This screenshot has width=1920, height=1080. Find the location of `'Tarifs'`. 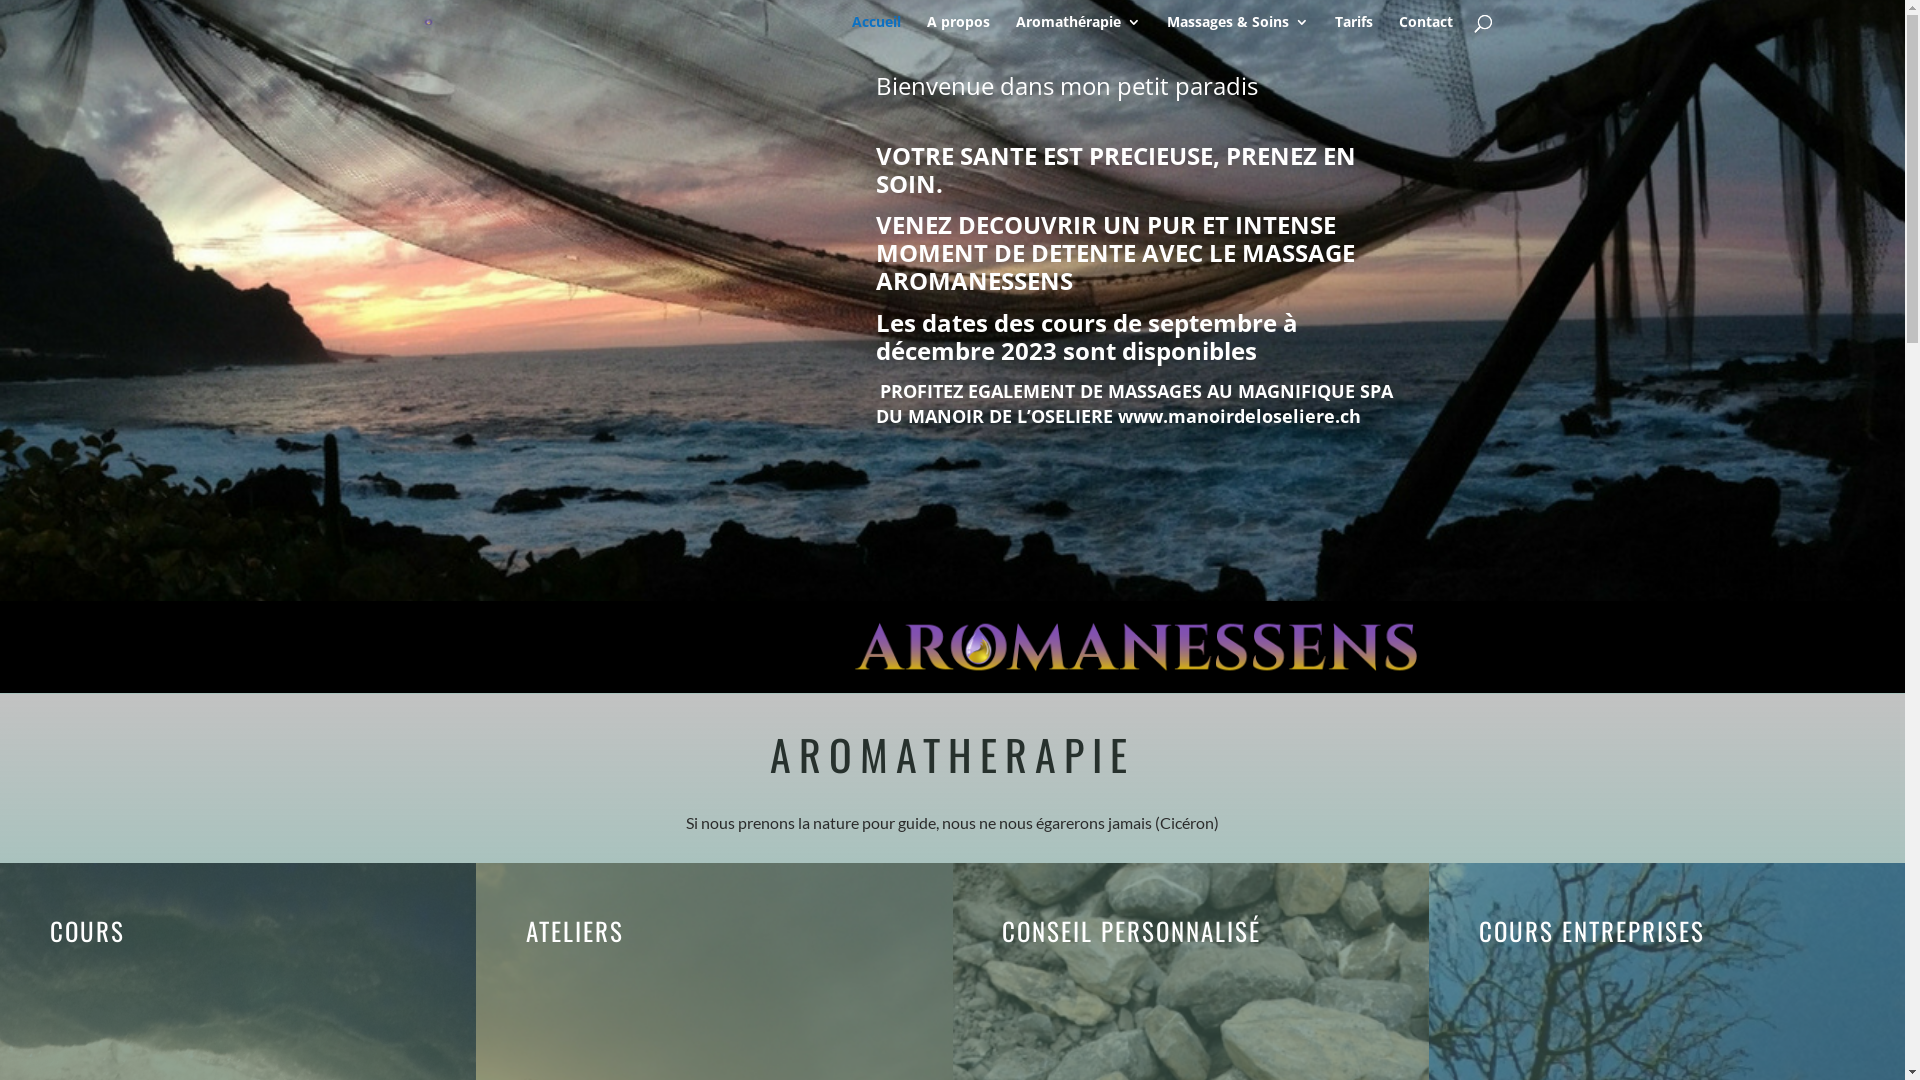

'Tarifs' is located at coordinates (1353, 29).